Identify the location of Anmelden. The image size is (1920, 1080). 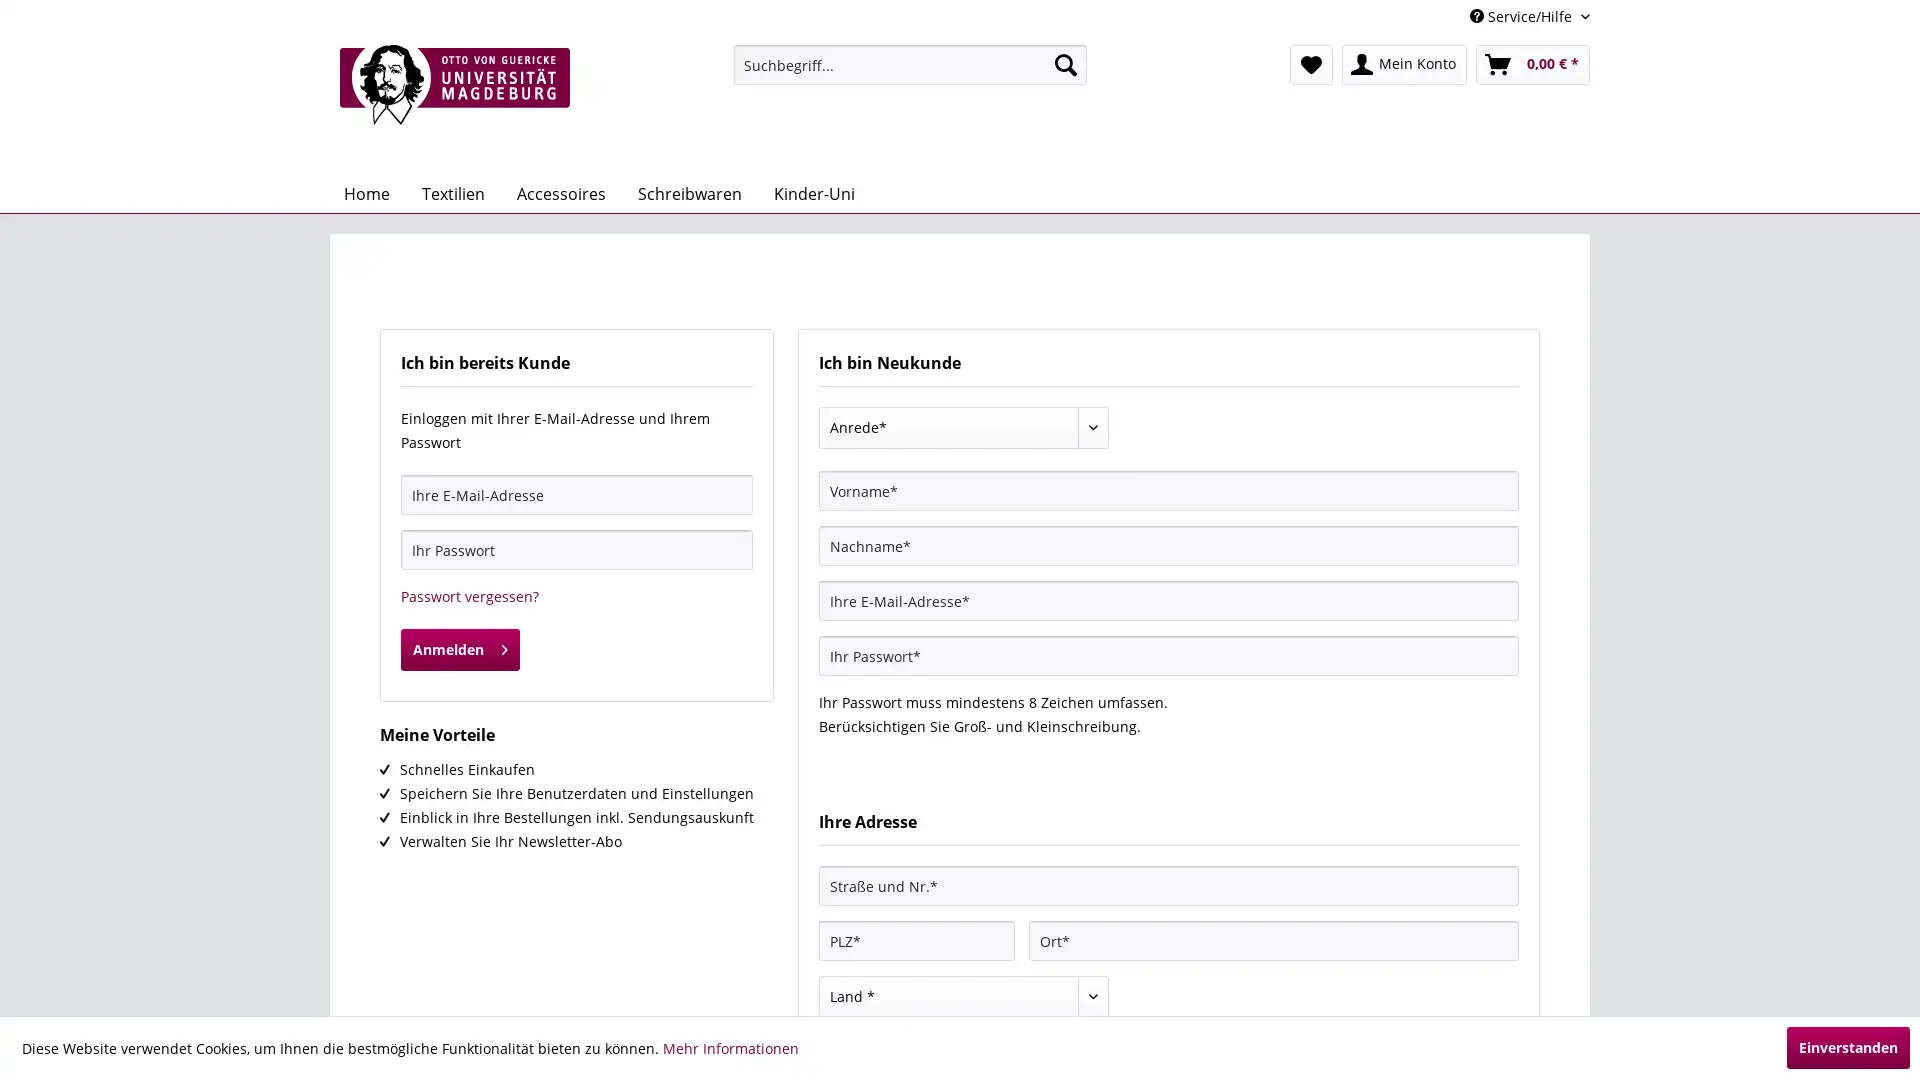
(459, 650).